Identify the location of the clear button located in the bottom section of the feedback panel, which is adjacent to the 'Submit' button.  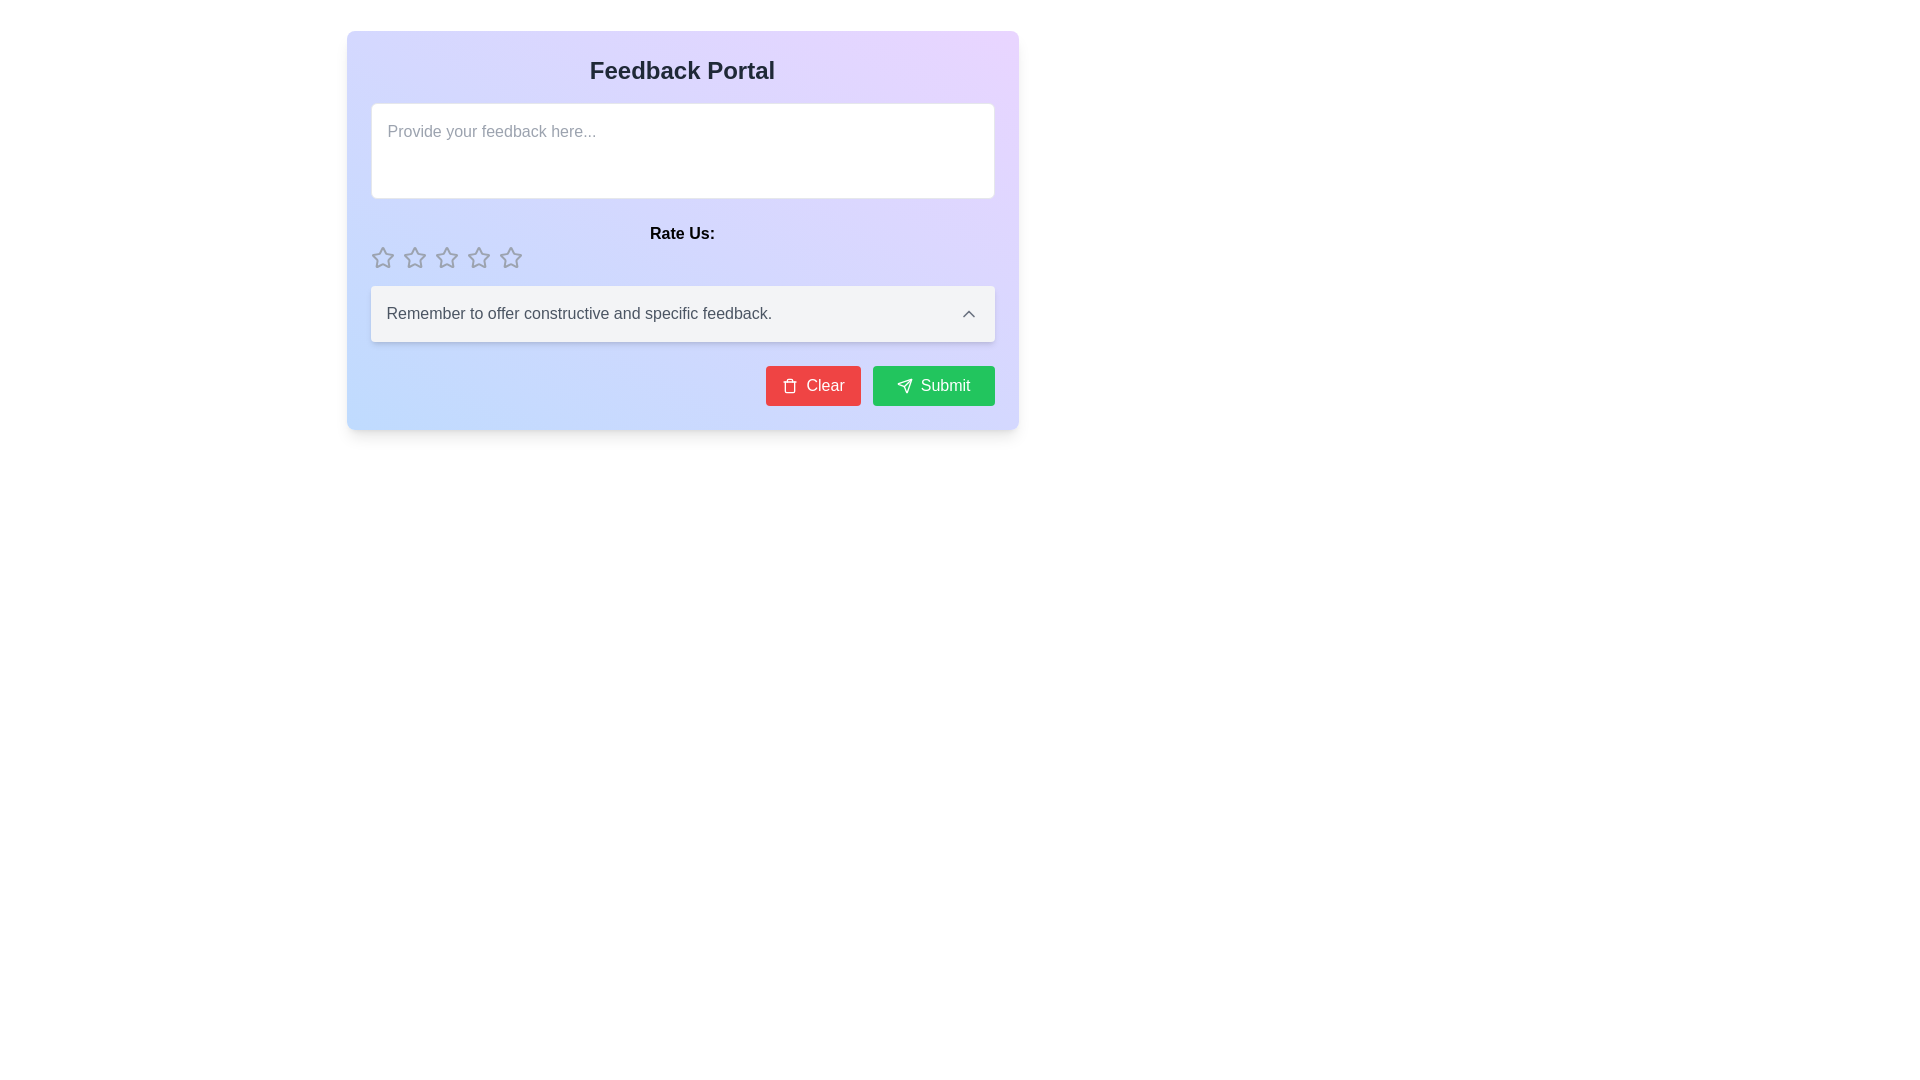
(813, 385).